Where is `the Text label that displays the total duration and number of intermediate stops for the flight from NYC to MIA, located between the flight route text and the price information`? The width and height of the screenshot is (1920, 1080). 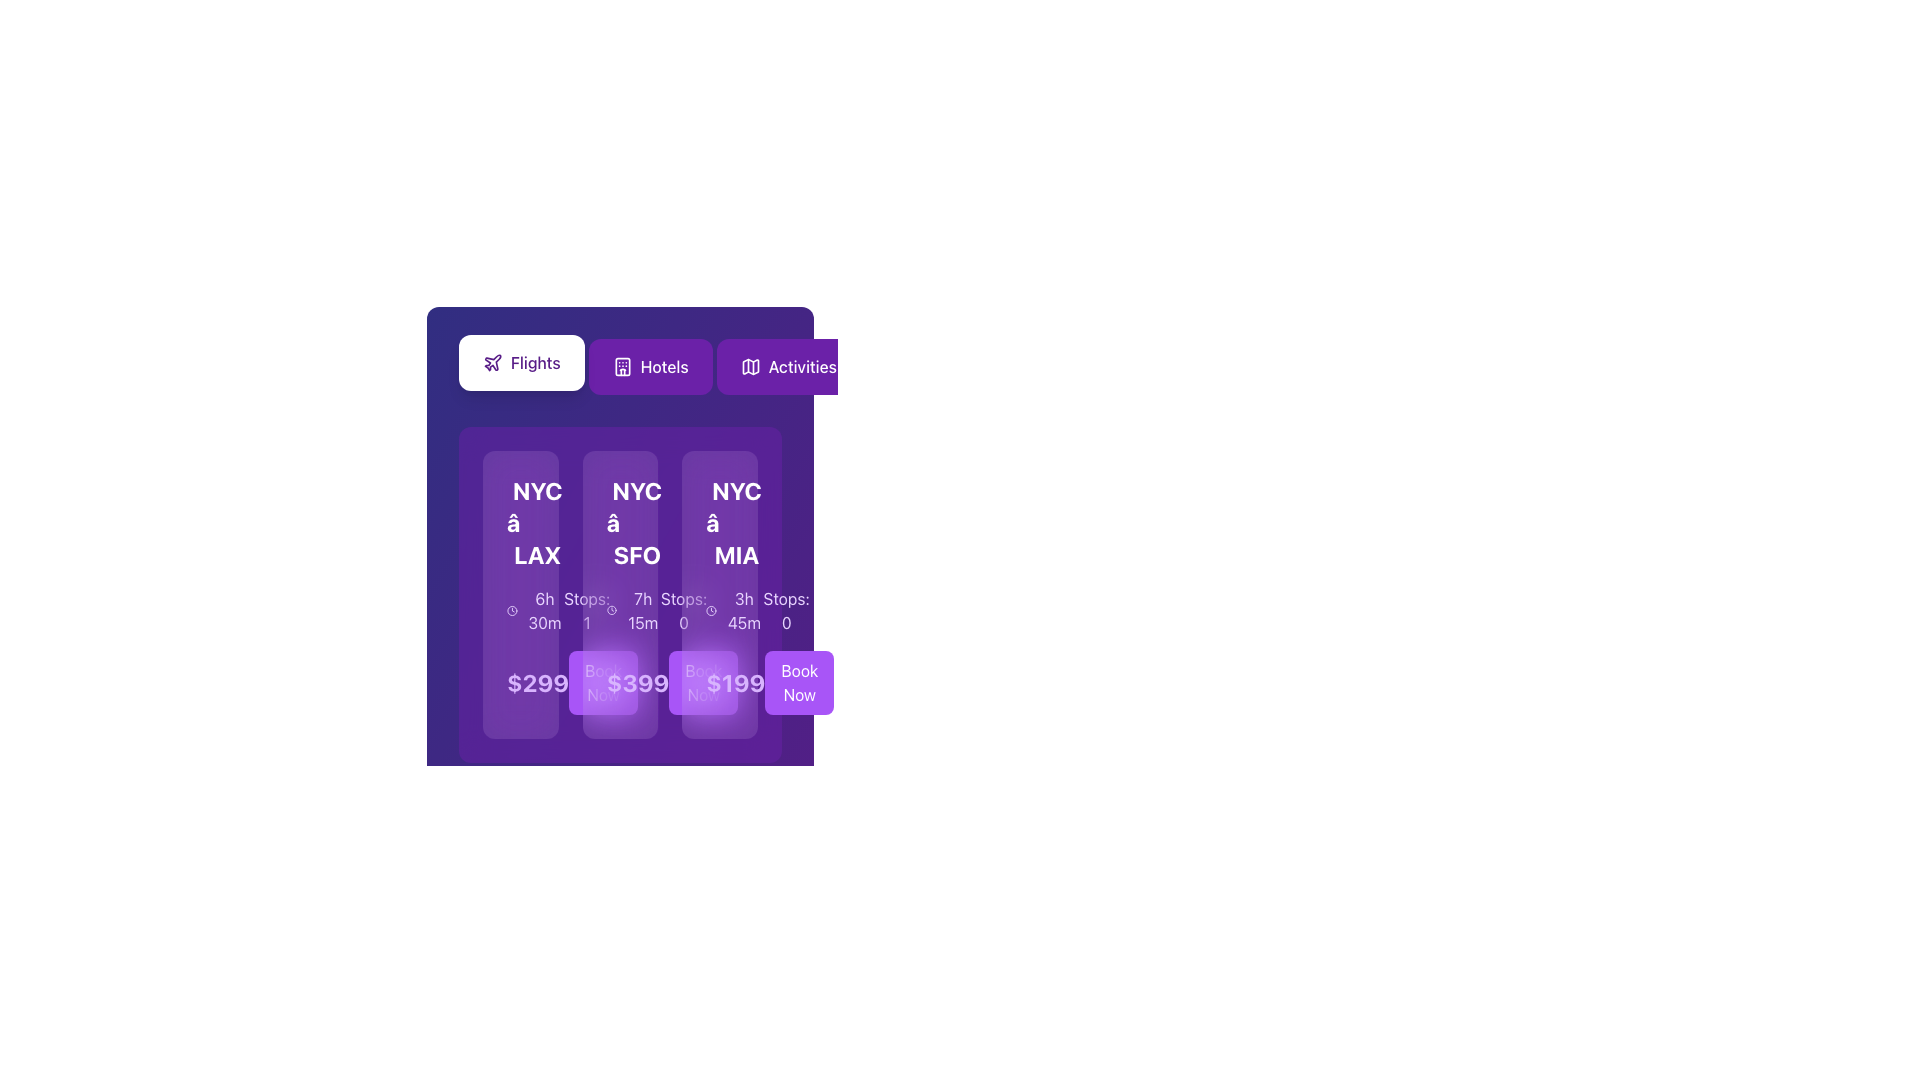 the Text label that displays the total duration and number of intermediate stops for the flight from NYC to MIA, located between the flight route text and the price information is located at coordinates (720, 609).